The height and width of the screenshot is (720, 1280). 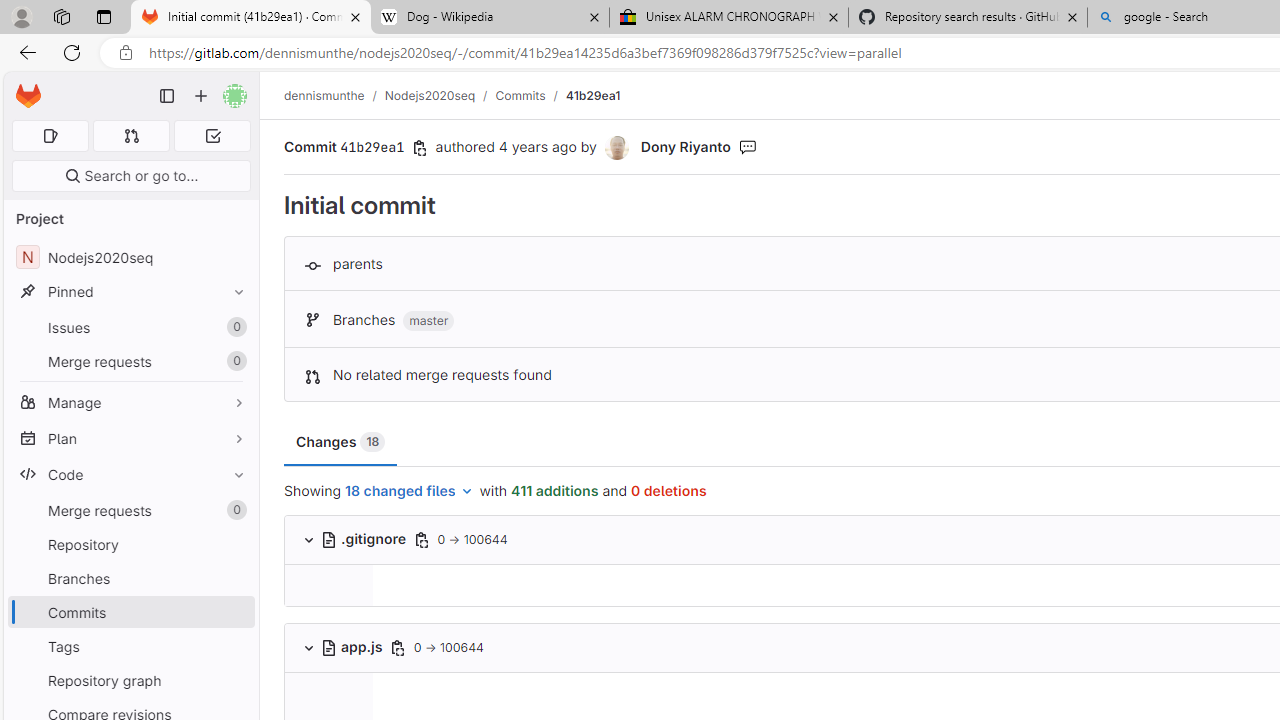 I want to click on 'Pin Branches', so click(x=234, y=578).